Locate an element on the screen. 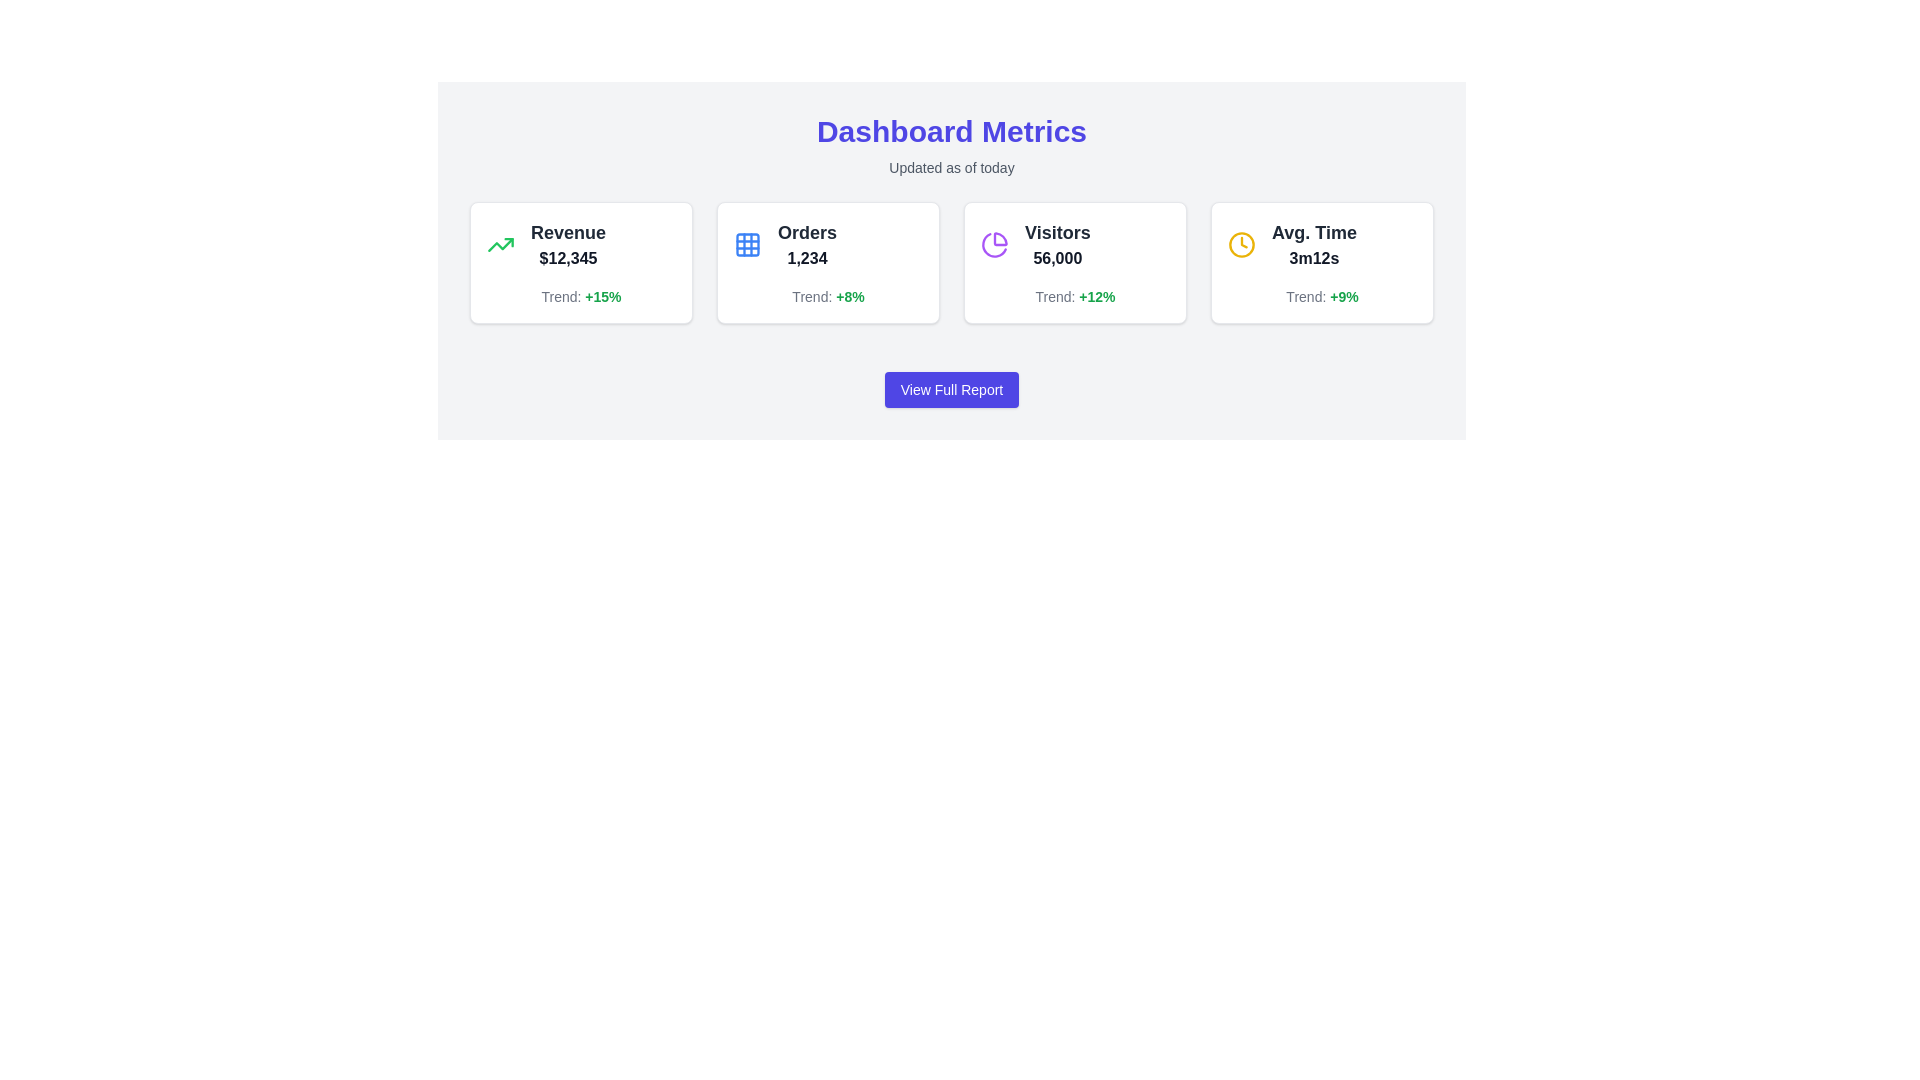 This screenshot has height=1080, width=1920. the static text block displaying a +12% increase in visitors metric located within the 'Visitors' card on the dashboard is located at coordinates (1074, 297).